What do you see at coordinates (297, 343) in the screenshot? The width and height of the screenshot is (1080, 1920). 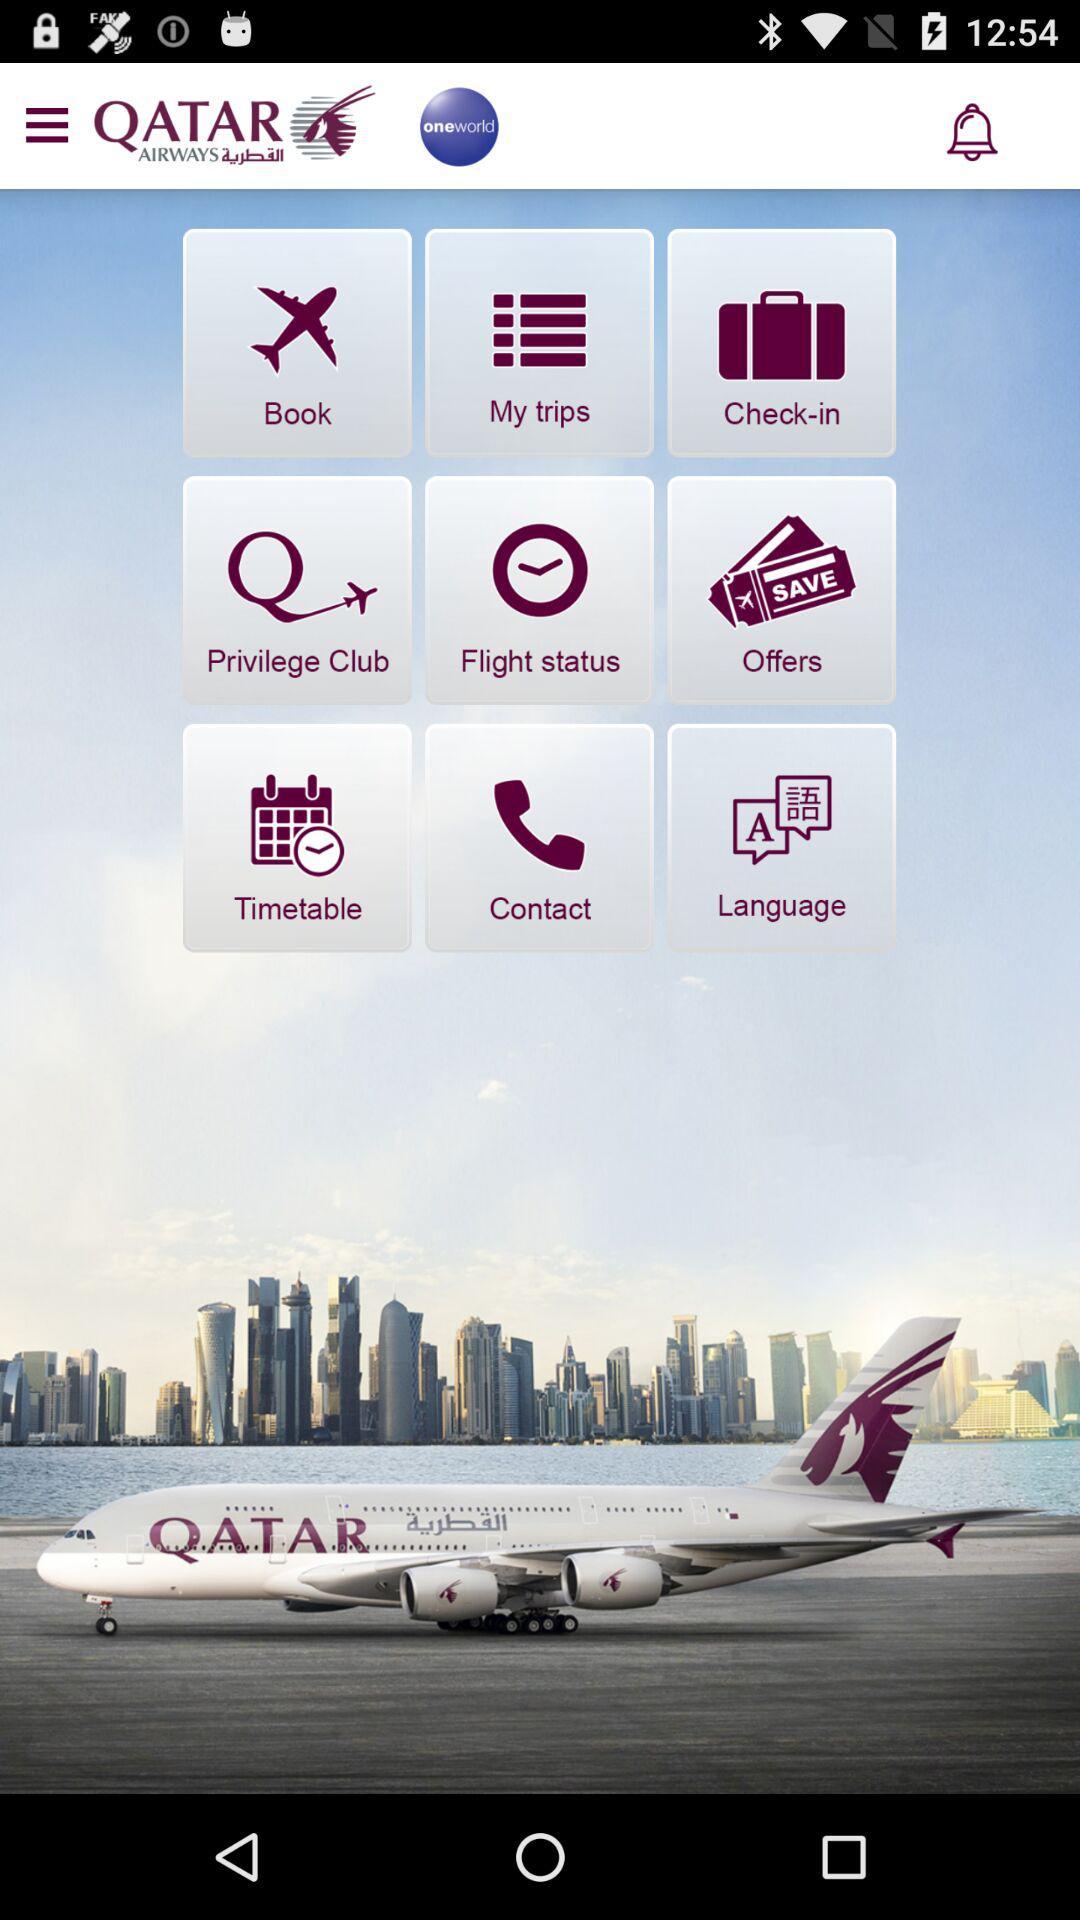 I see `click book button` at bounding box center [297, 343].